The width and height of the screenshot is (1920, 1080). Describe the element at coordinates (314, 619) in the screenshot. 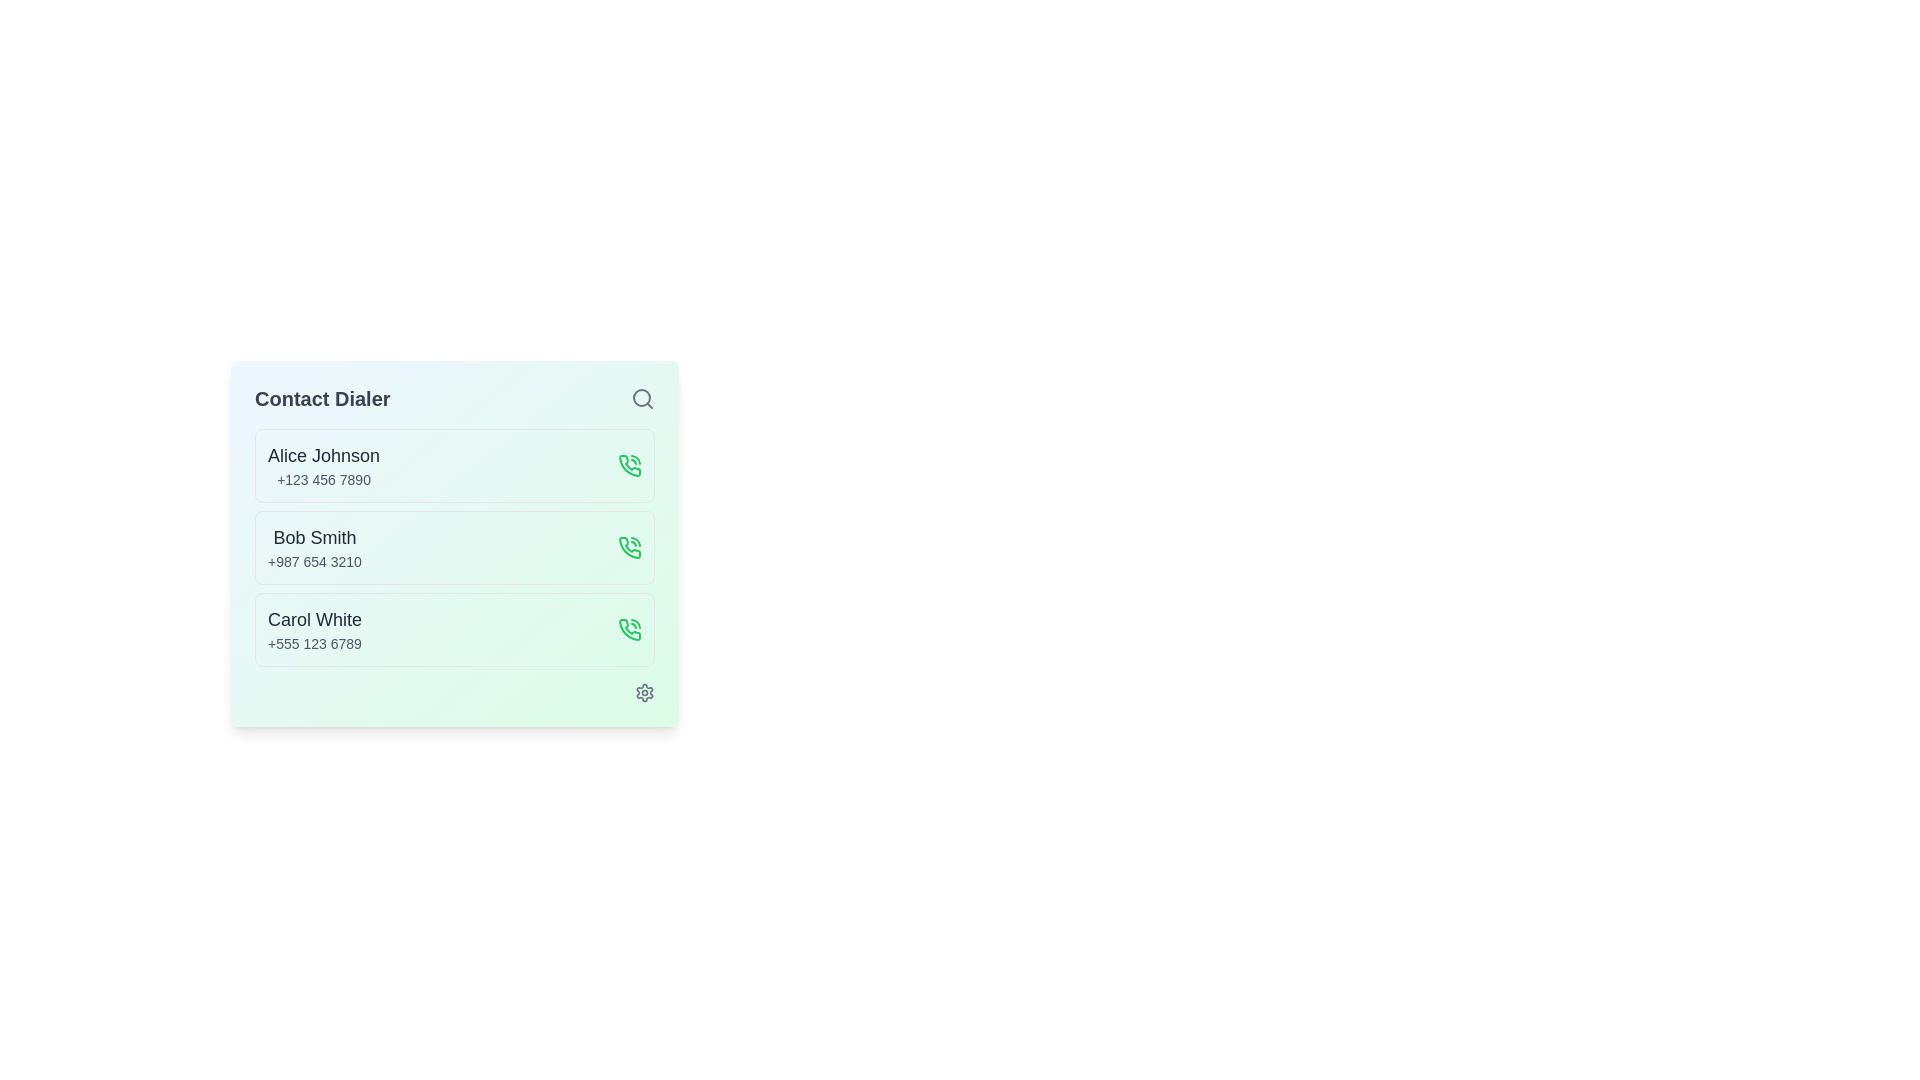

I see `the text label displaying the name 'Carol White', which is styled in a bold, larger font and is part of a contact list in the third row` at that location.